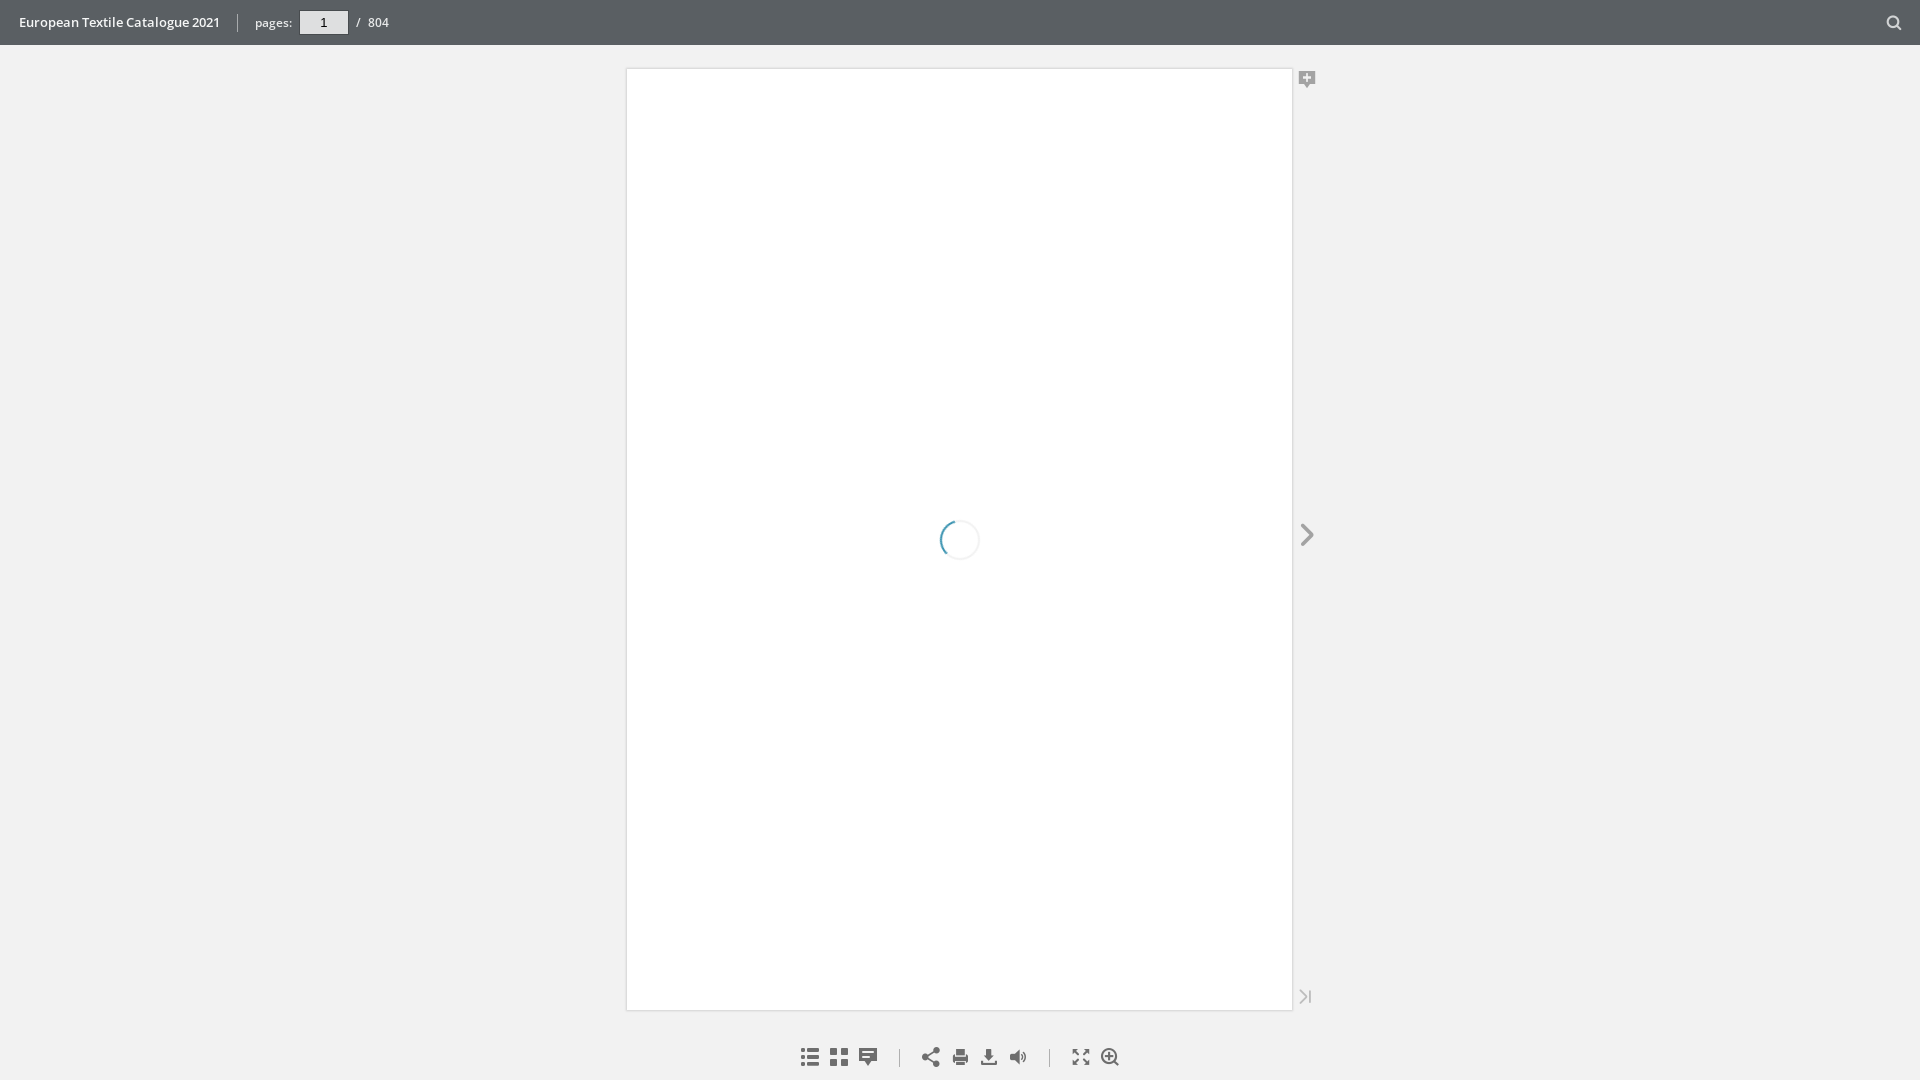  I want to click on 'Search', so click(1893, 23).